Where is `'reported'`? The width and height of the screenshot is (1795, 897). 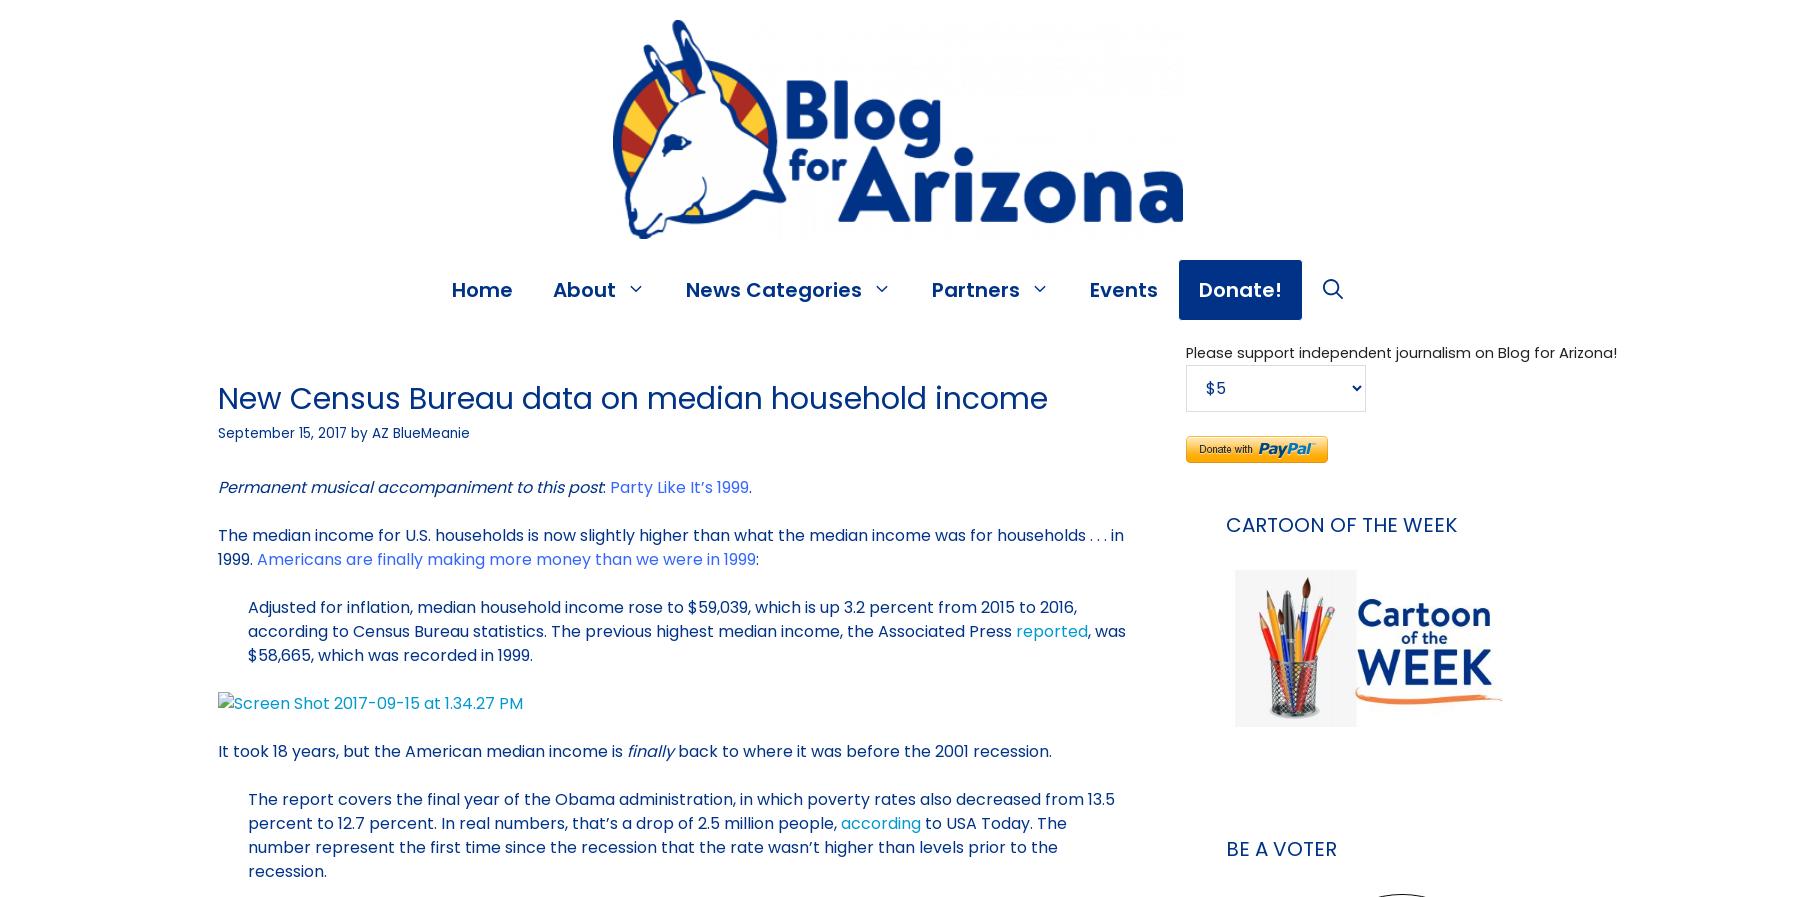 'reported' is located at coordinates (1015, 631).